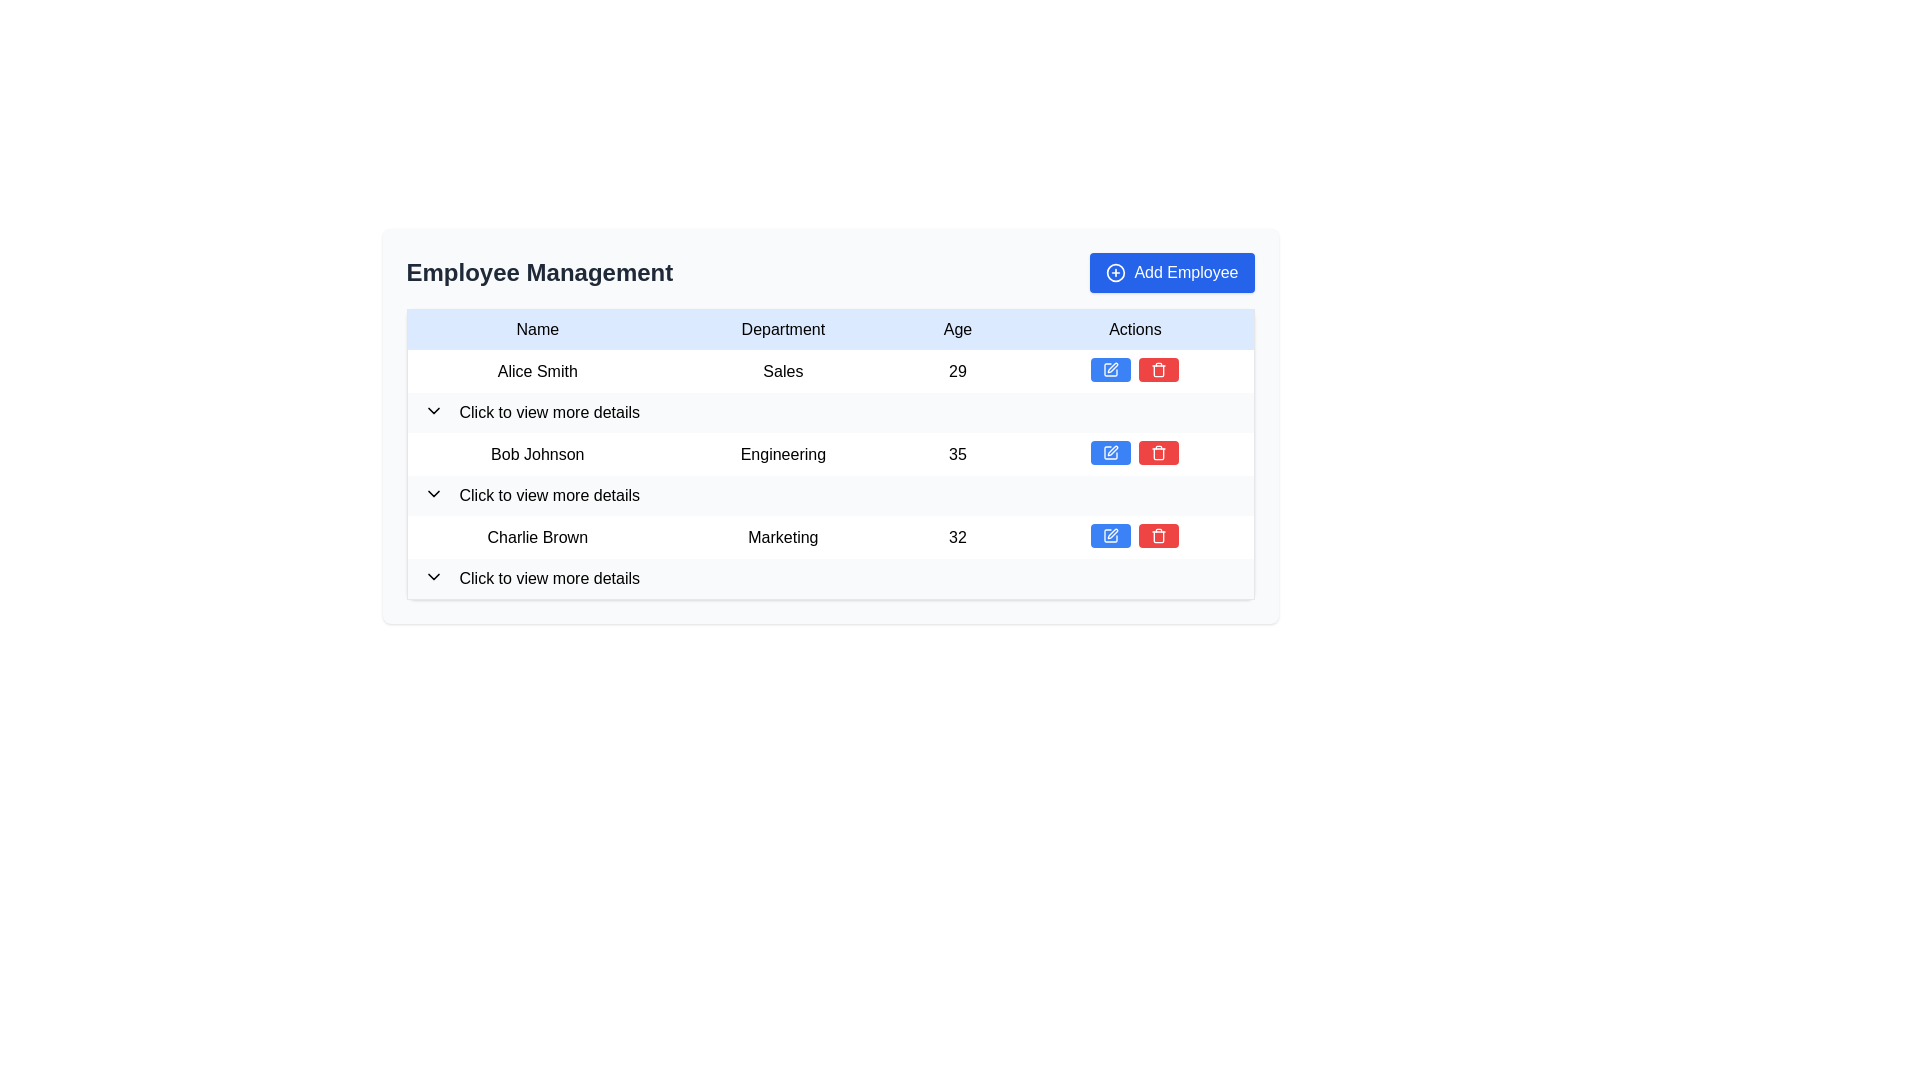 This screenshot has width=1920, height=1080. Describe the element at coordinates (830, 328) in the screenshot. I see `styling or layout of the Table Header Row located at the topmost row of the Employee Management table` at that location.